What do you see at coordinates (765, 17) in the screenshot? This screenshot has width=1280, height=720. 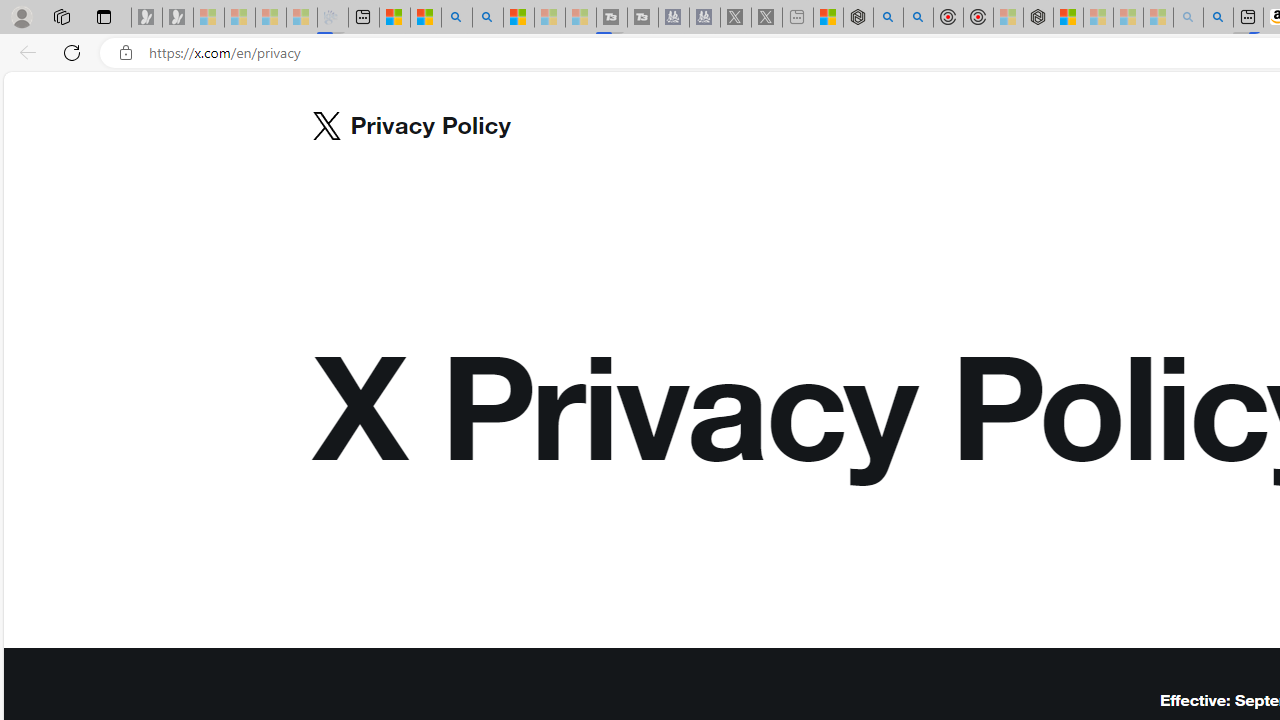 I see `'X - Sleeping'` at bounding box center [765, 17].